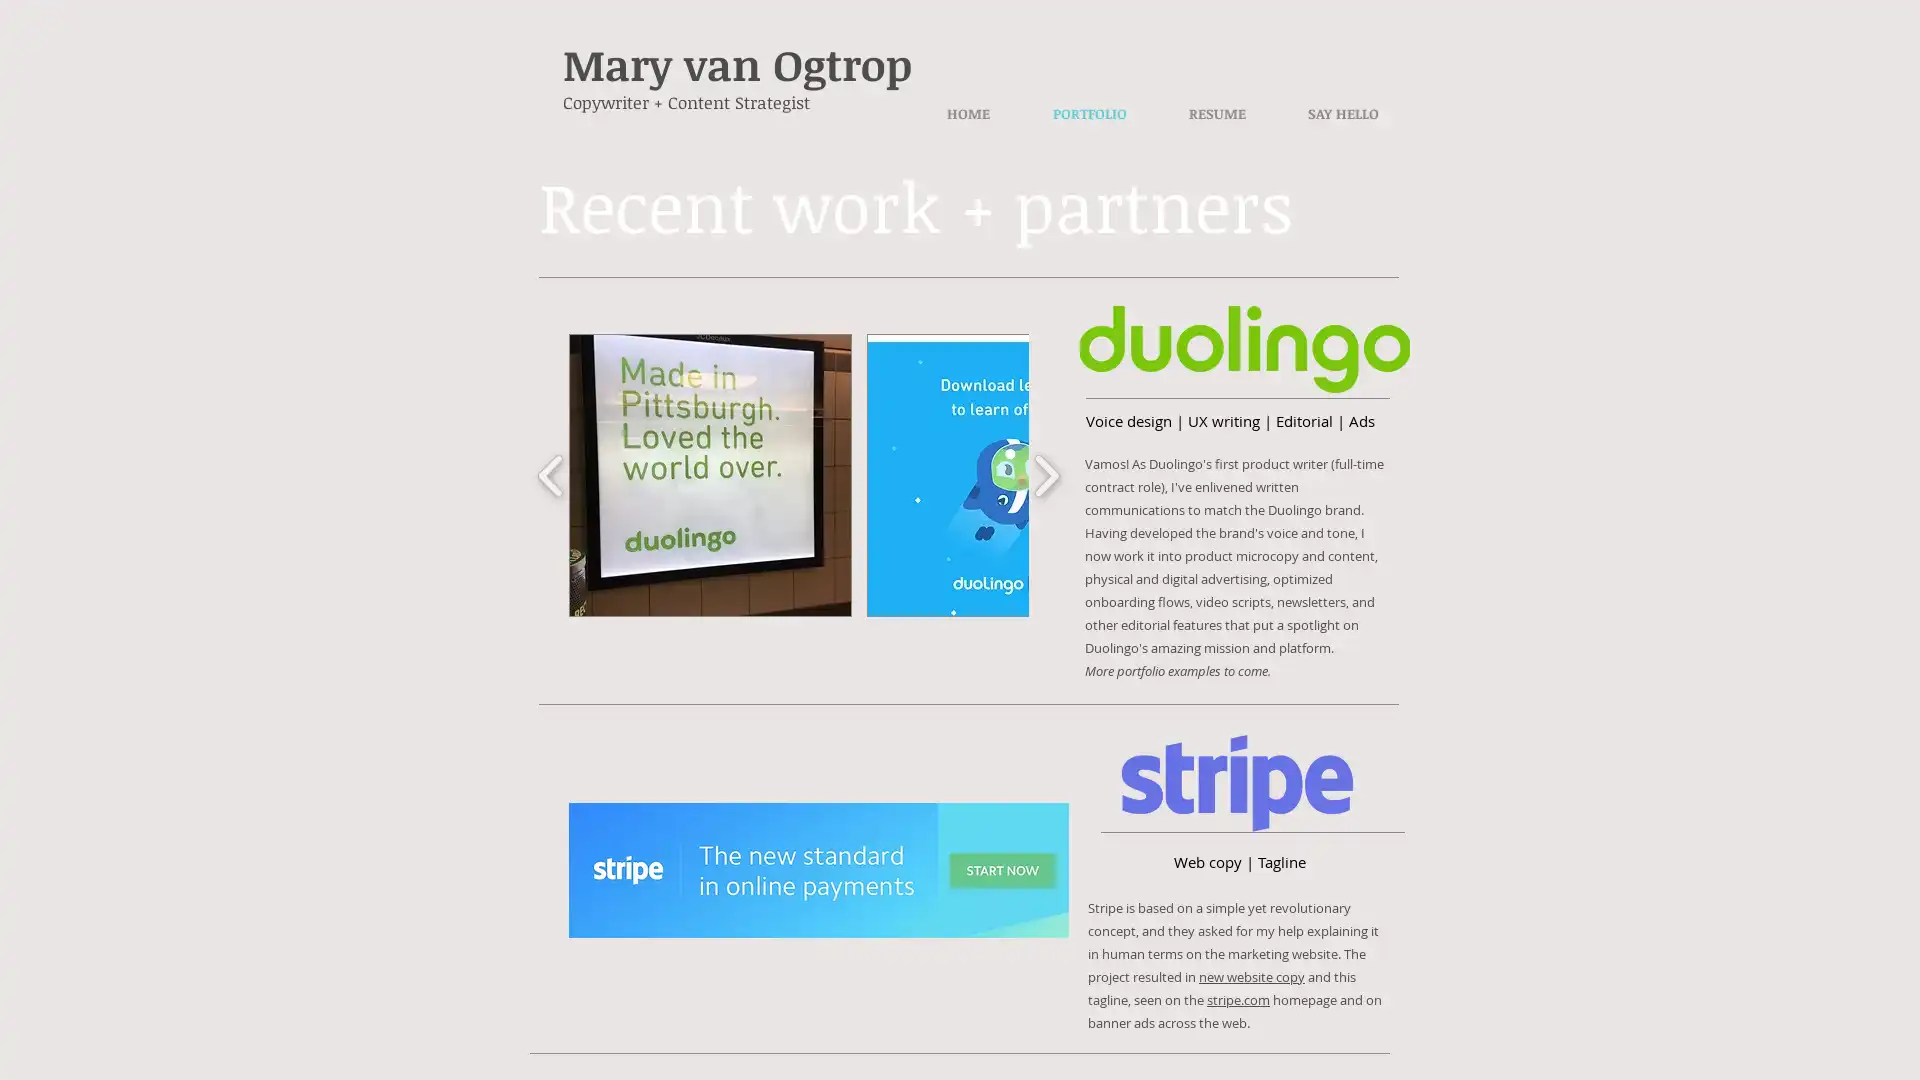  I want to click on play backward, so click(551, 474).